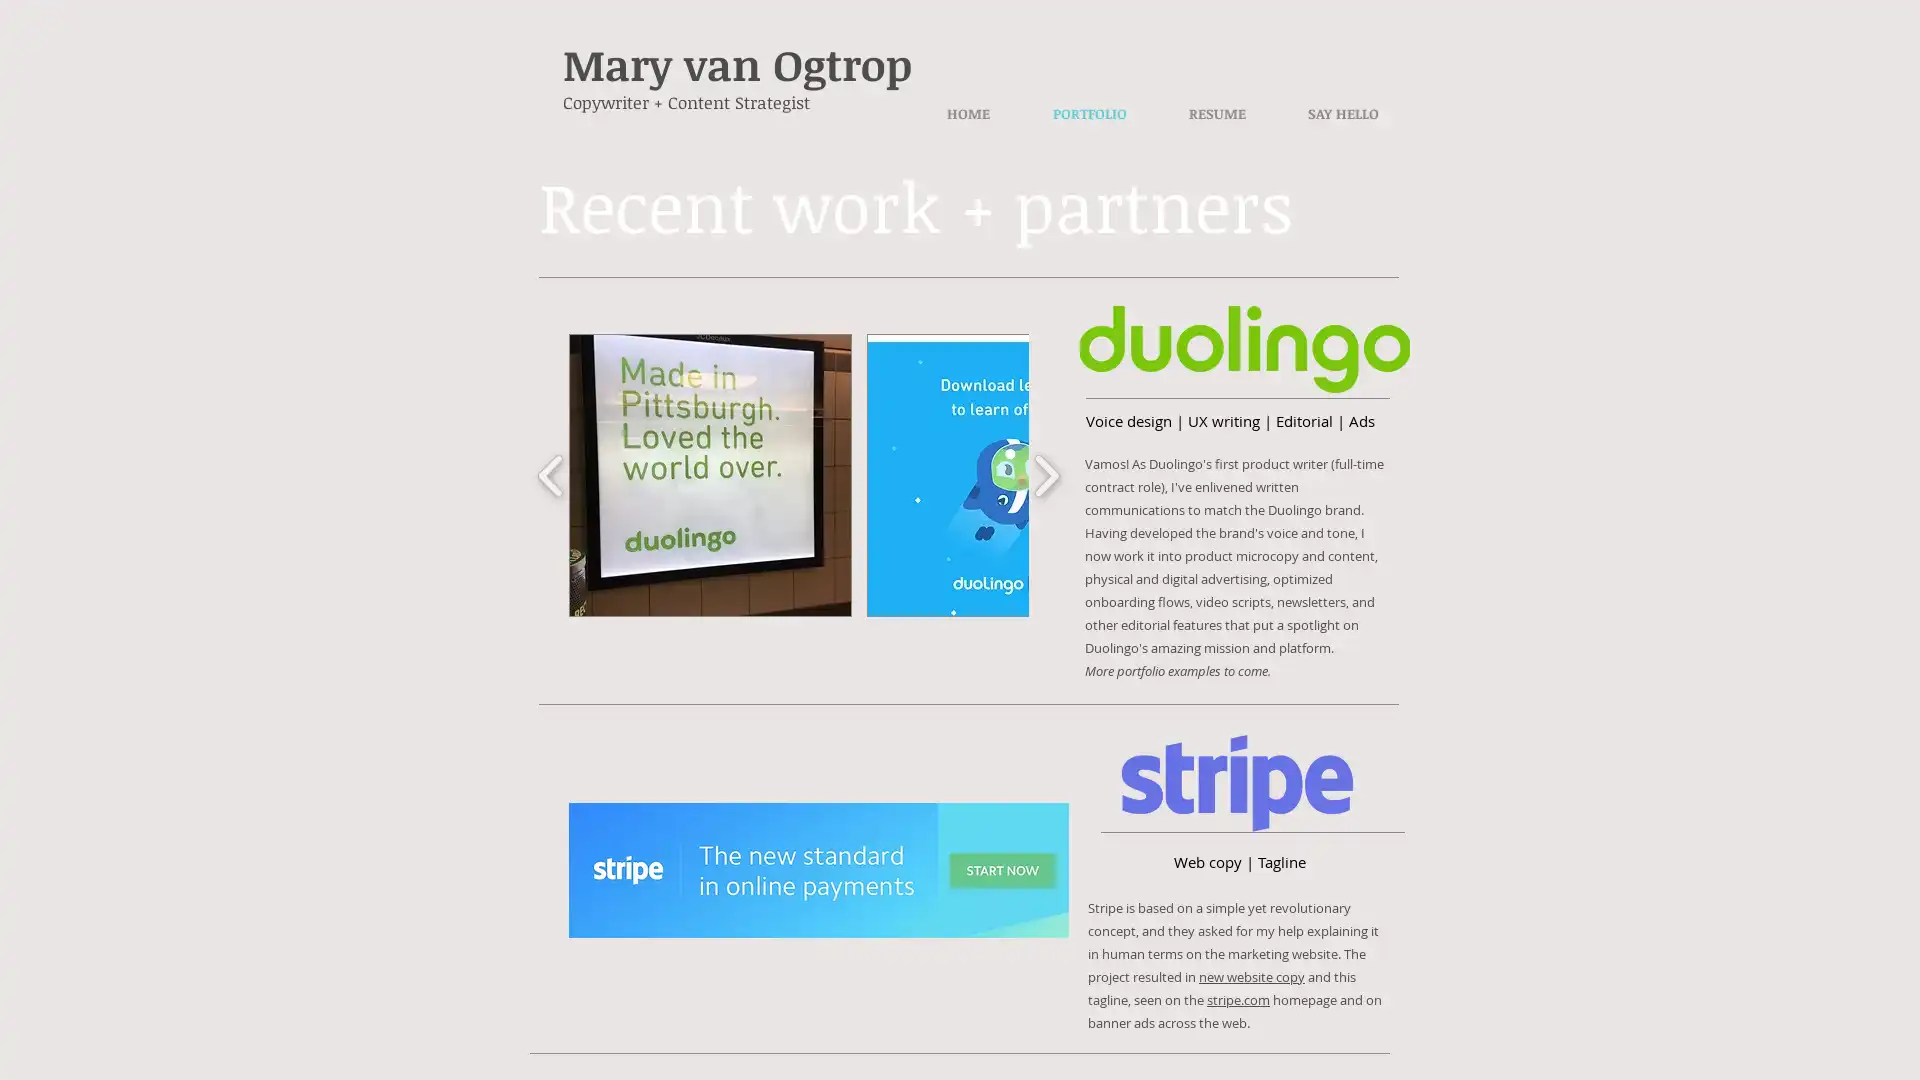  I want to click on play backward, so click(551, 474).